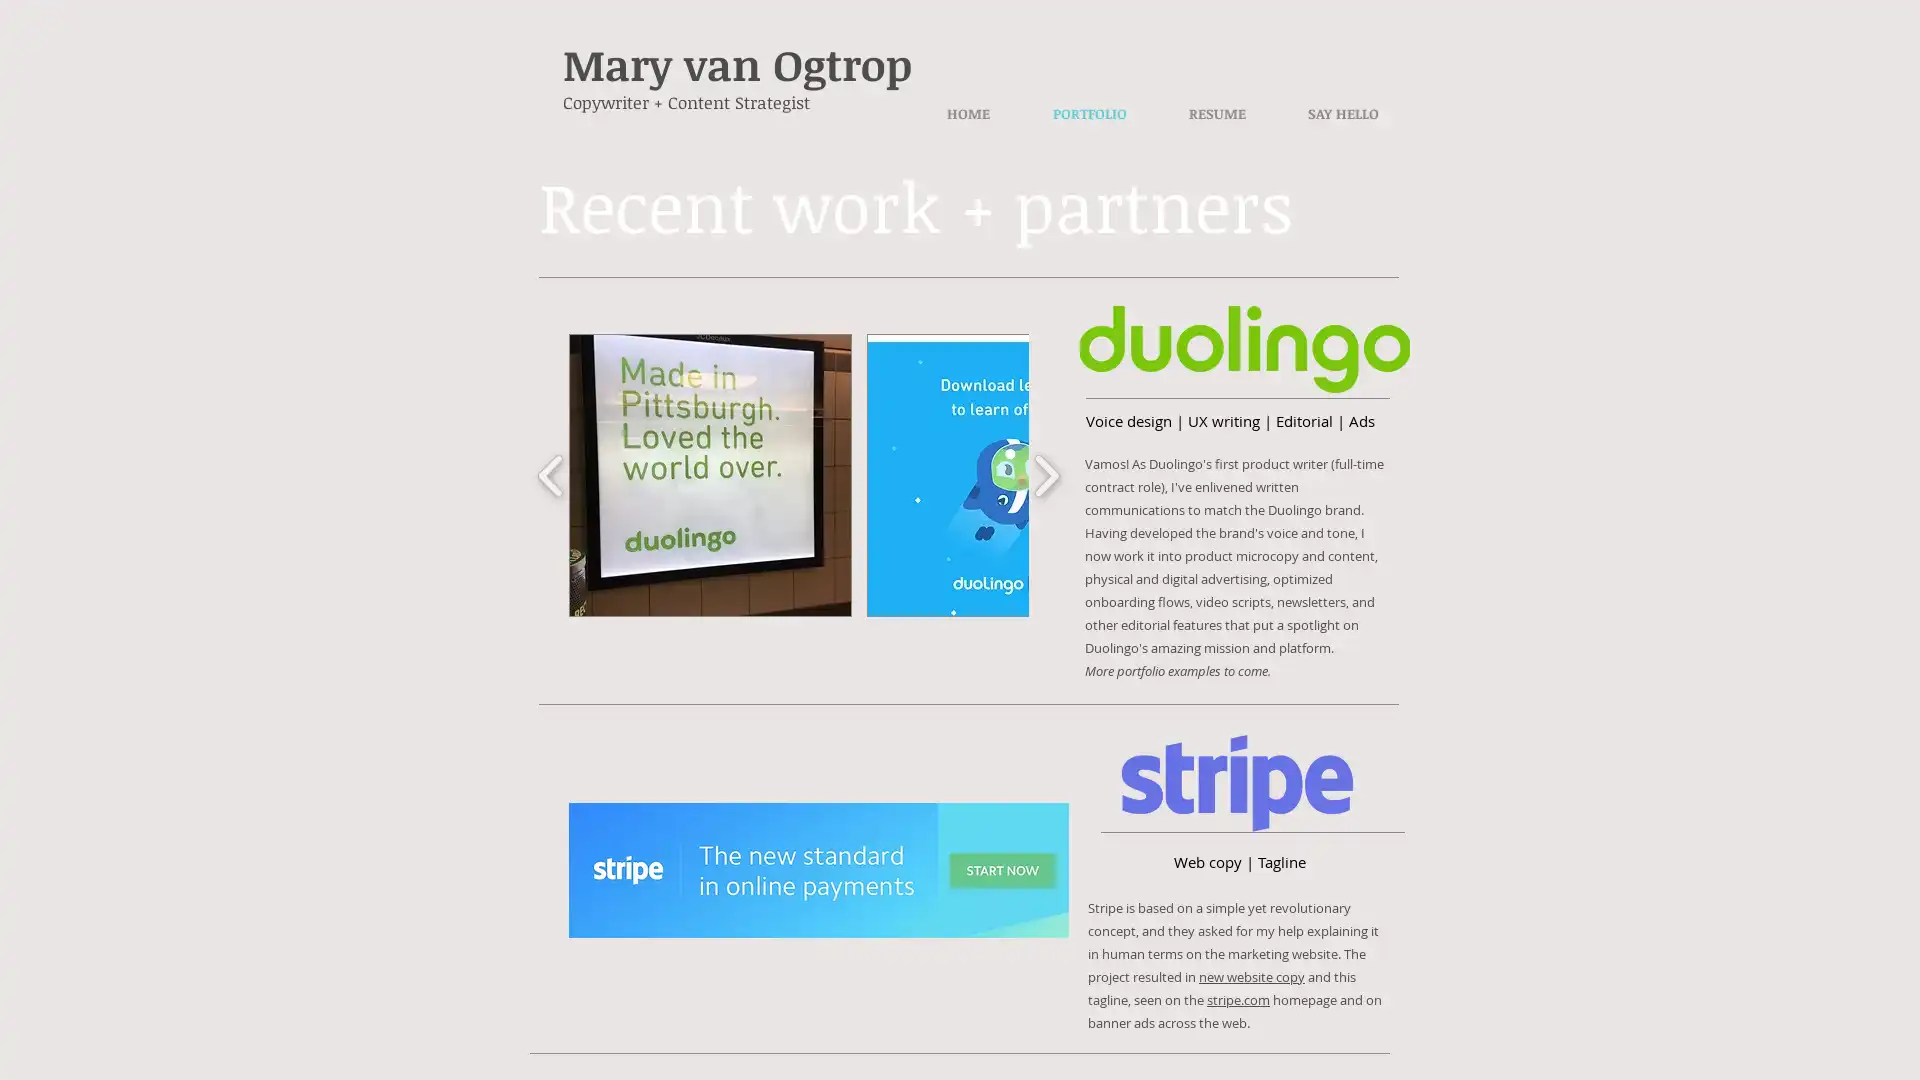  I want to click on play backward, so click(551, 474).